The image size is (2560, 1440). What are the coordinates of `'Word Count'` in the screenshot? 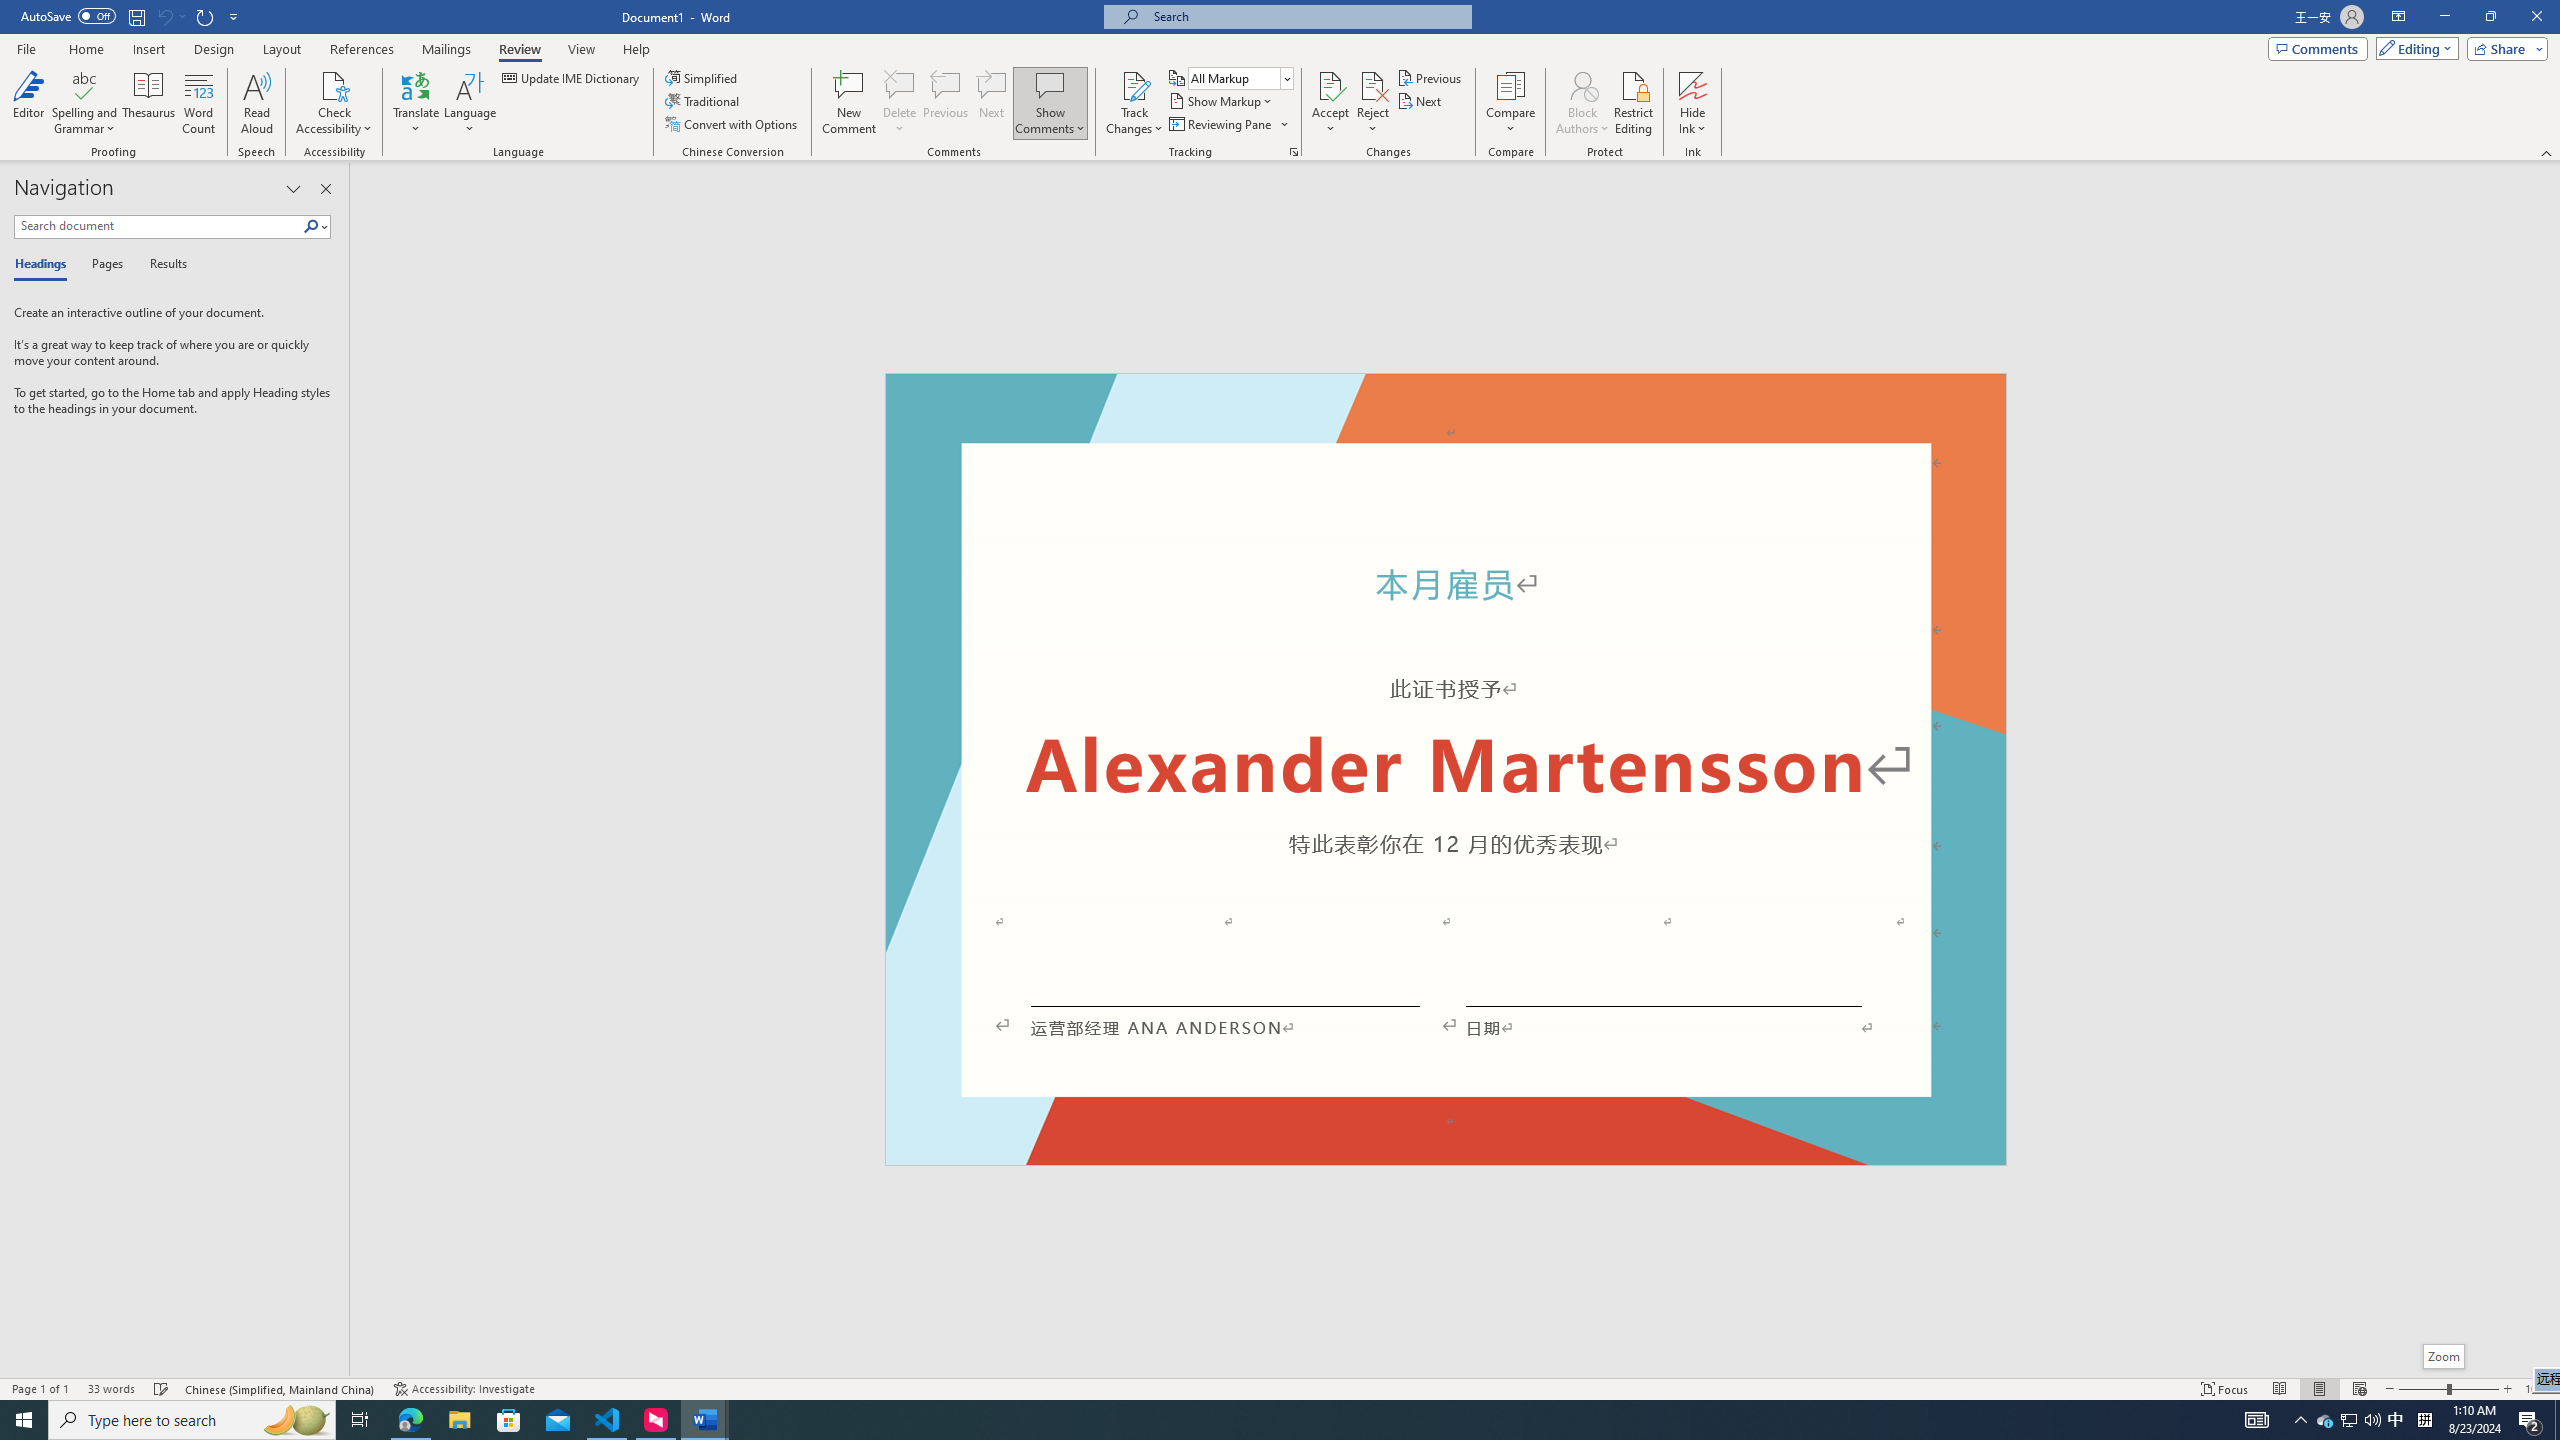 It's located at (199, 103).